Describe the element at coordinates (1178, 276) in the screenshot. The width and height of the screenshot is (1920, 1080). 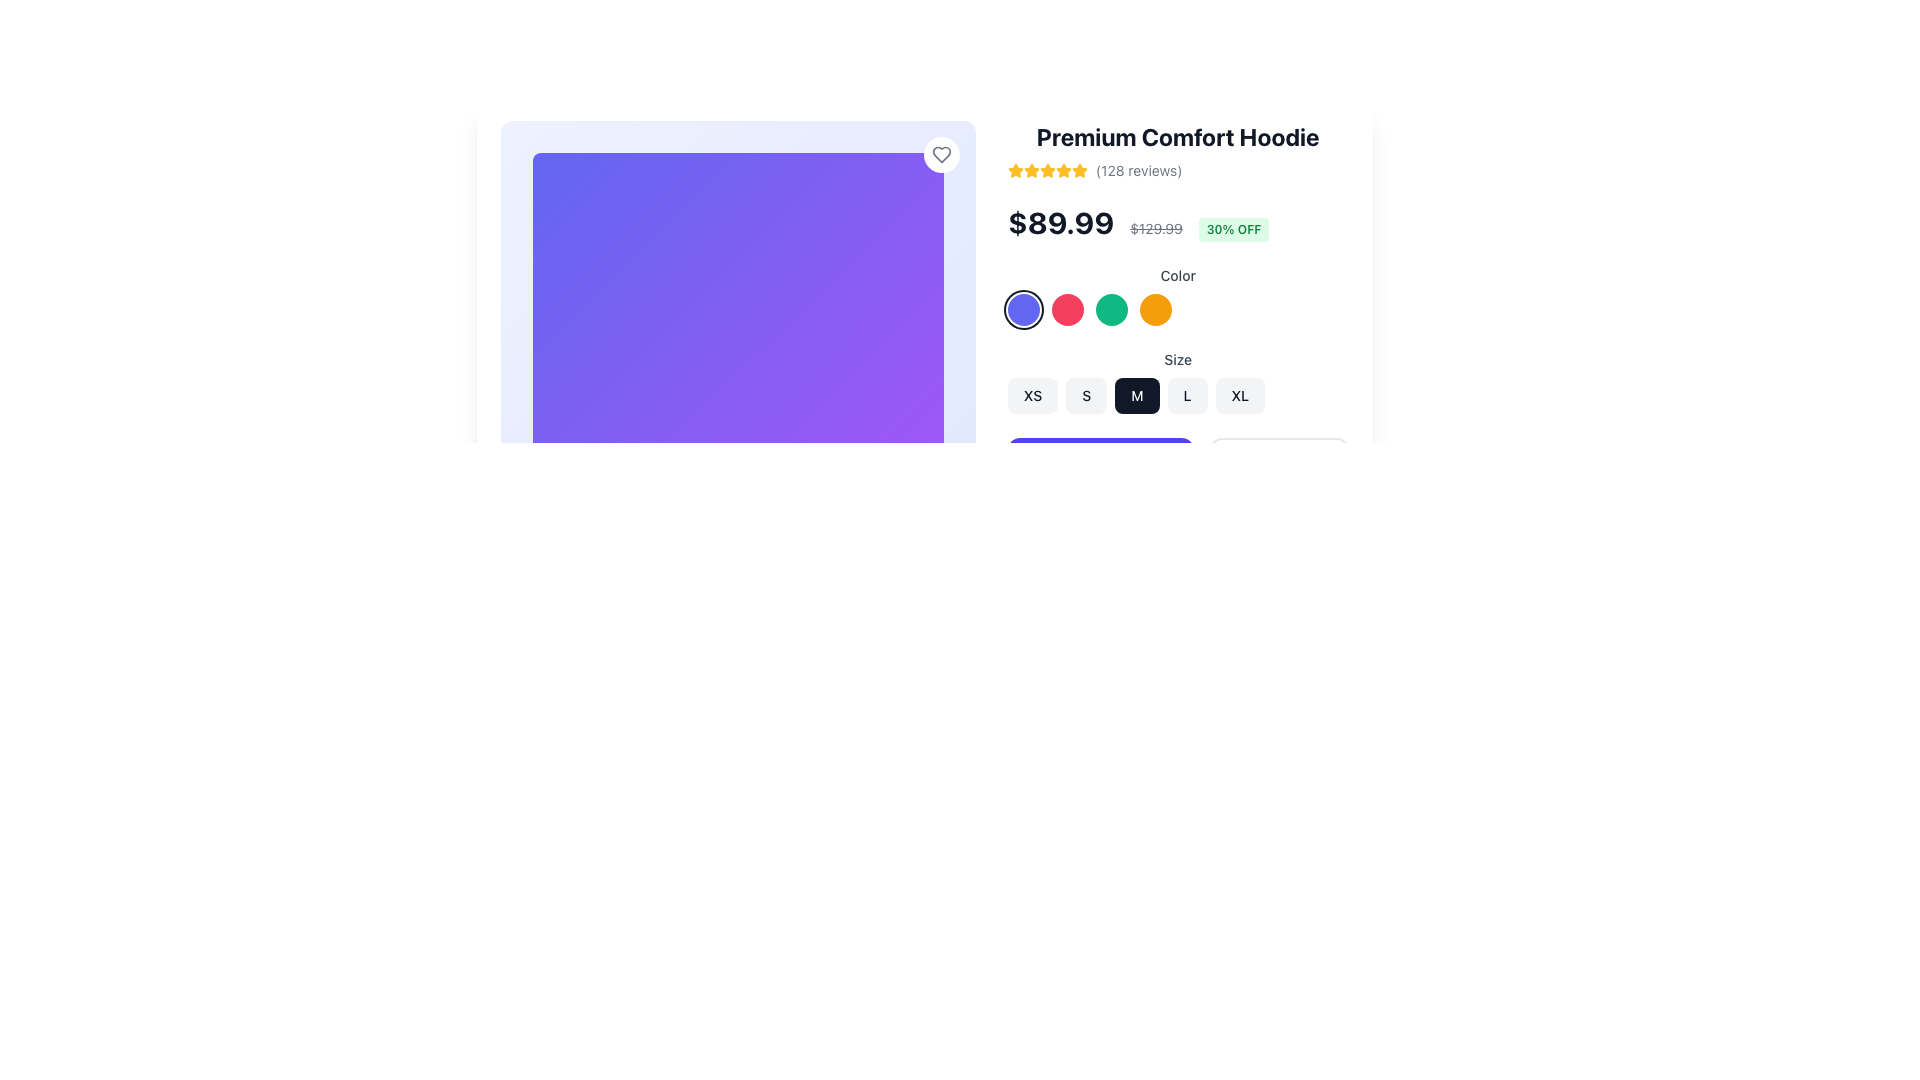
I see `the Text Label that provides context for the color selection feature, located immediately above the row of color selectors and below the price information` at that location.